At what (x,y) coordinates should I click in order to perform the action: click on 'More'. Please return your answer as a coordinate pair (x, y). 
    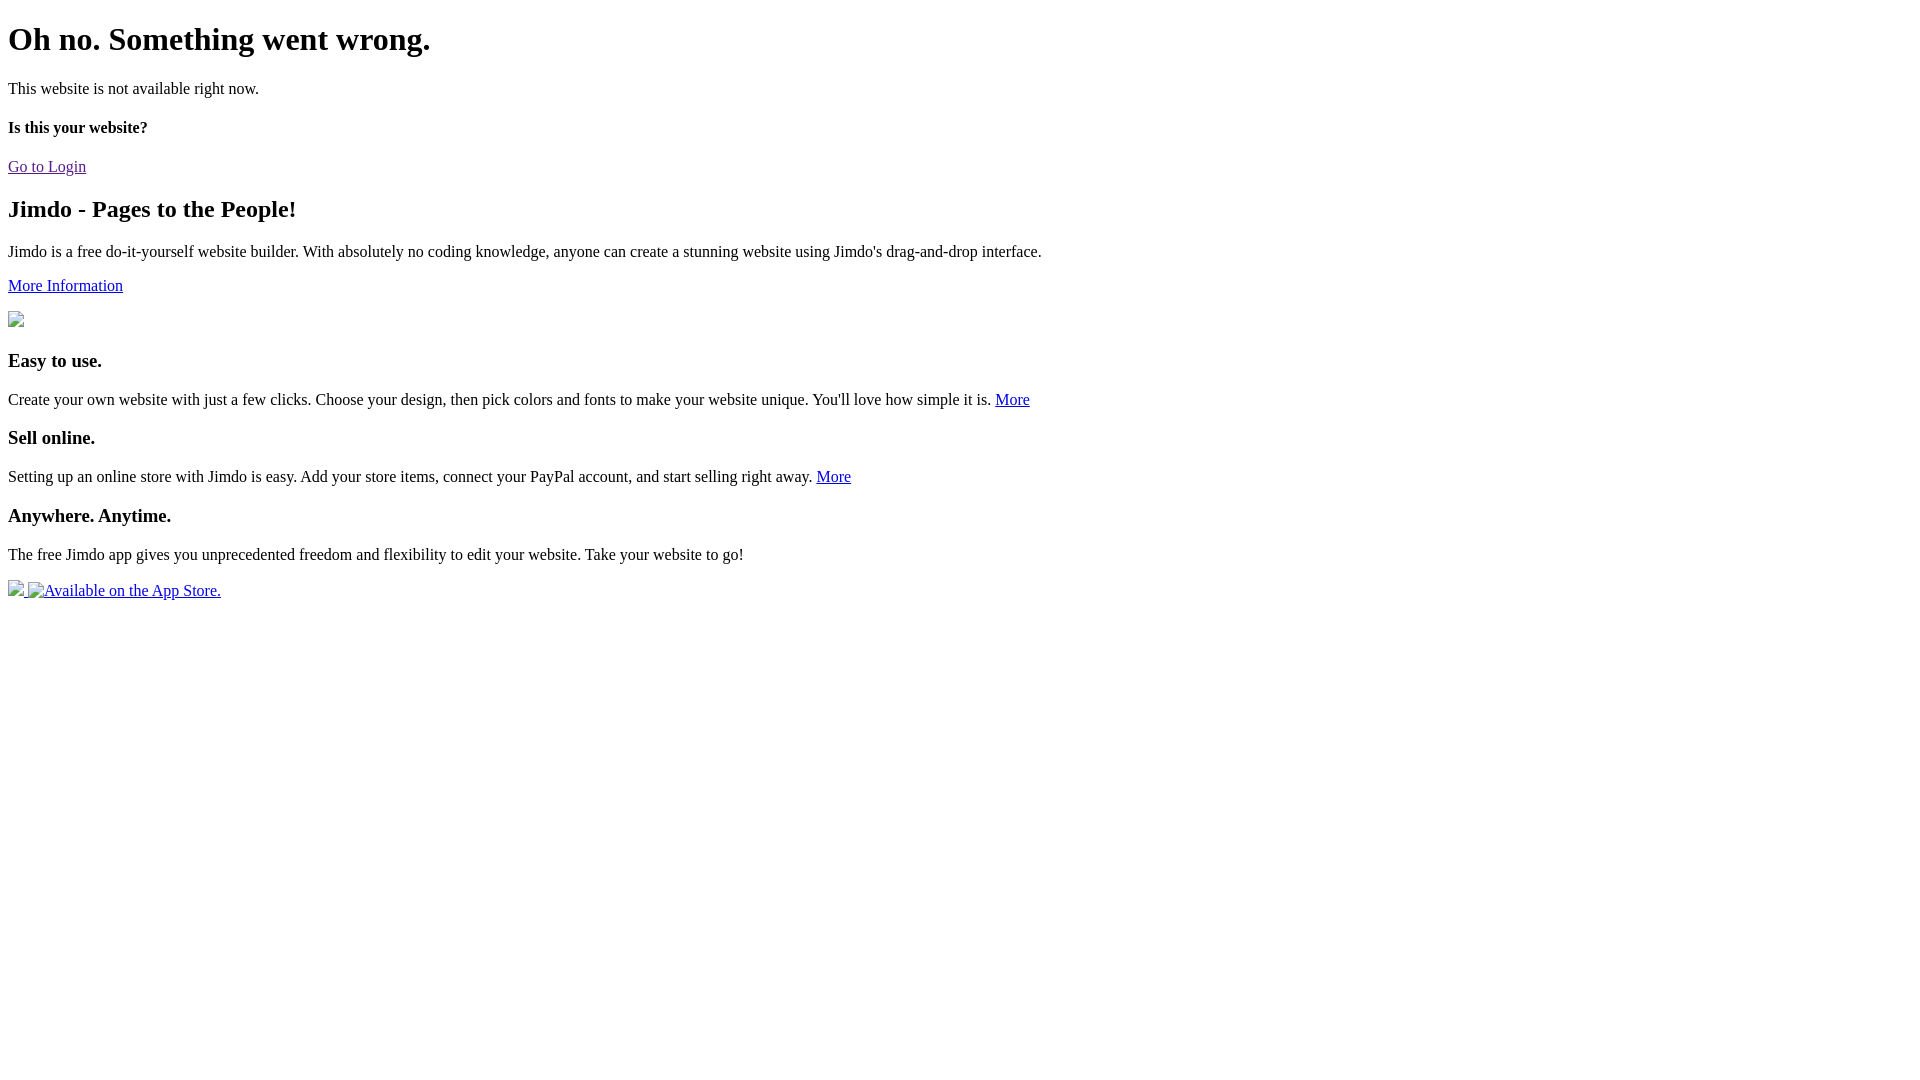
    Looking at the image, I should click on (833, 476).